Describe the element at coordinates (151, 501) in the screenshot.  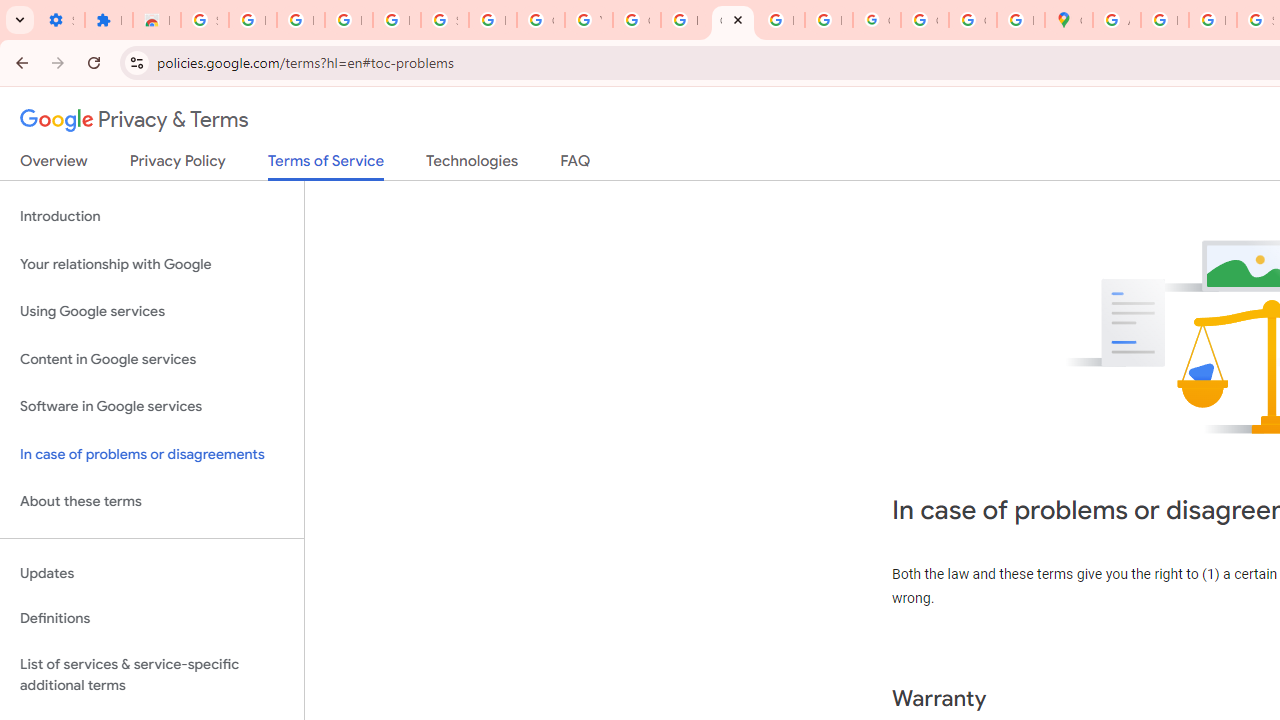
I see `'About these terms'` at that location.